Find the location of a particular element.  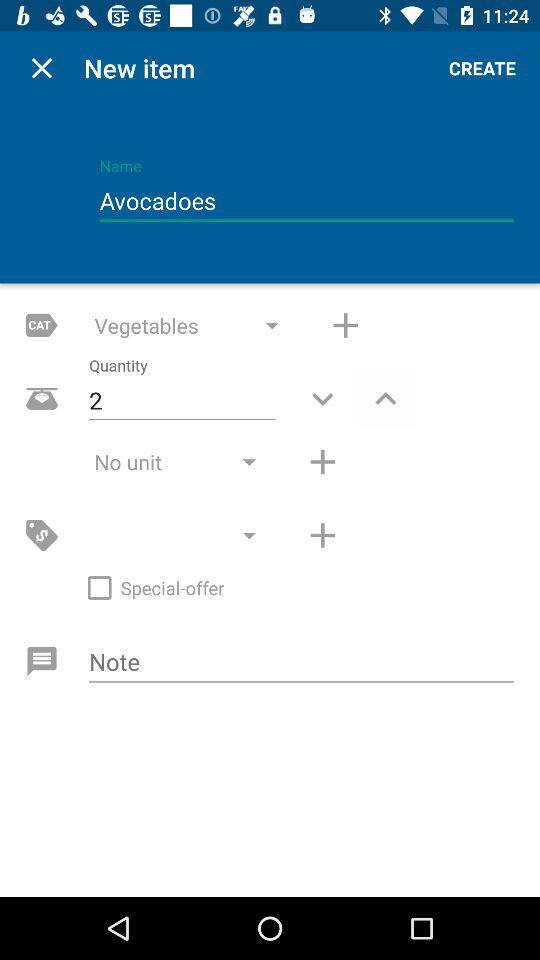

unit of measurement is located at coordinates (322, 462).